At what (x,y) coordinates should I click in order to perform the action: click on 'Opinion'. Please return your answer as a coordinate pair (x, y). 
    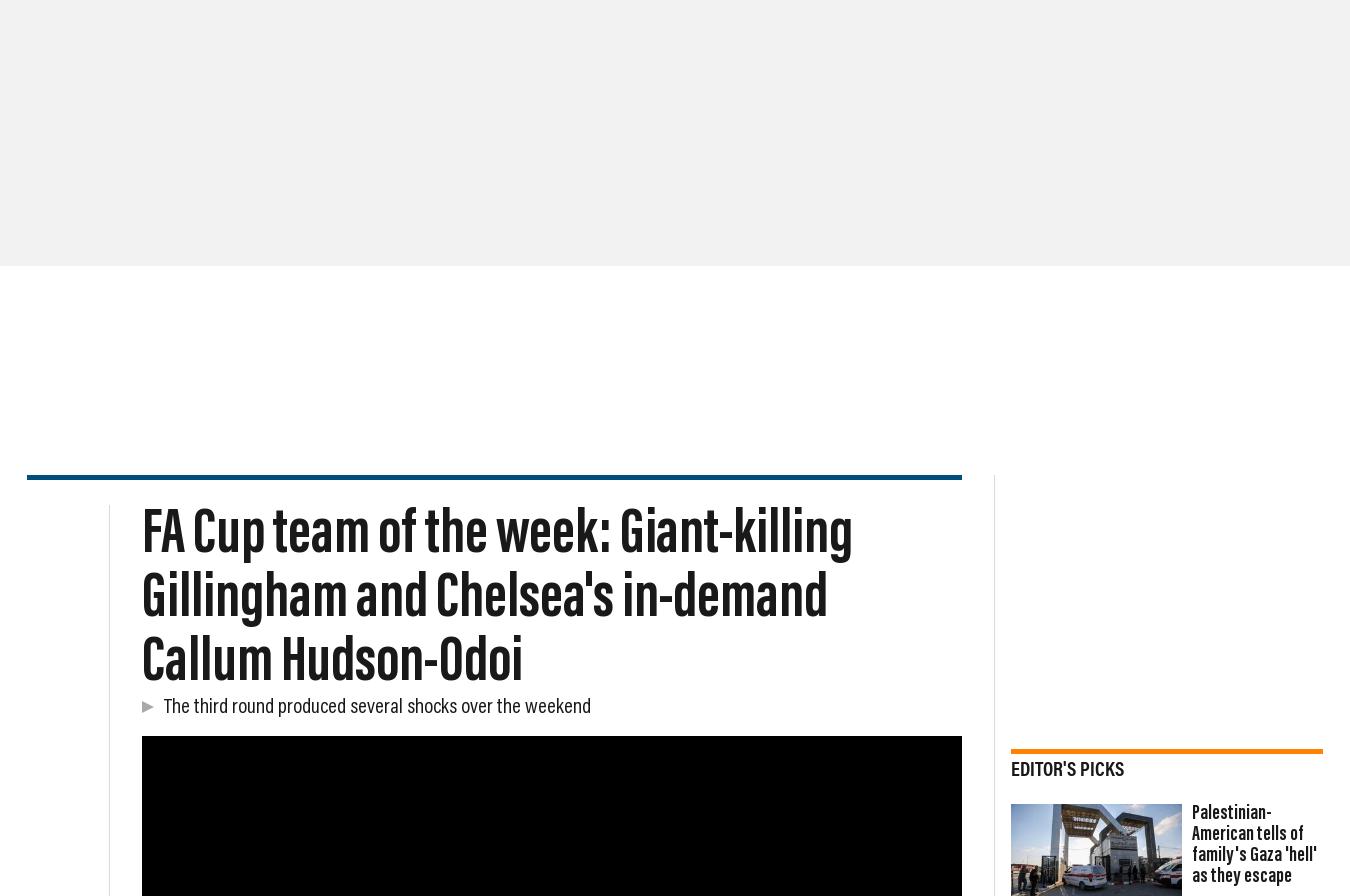
    Looking at the image, I should click on (452, 149).